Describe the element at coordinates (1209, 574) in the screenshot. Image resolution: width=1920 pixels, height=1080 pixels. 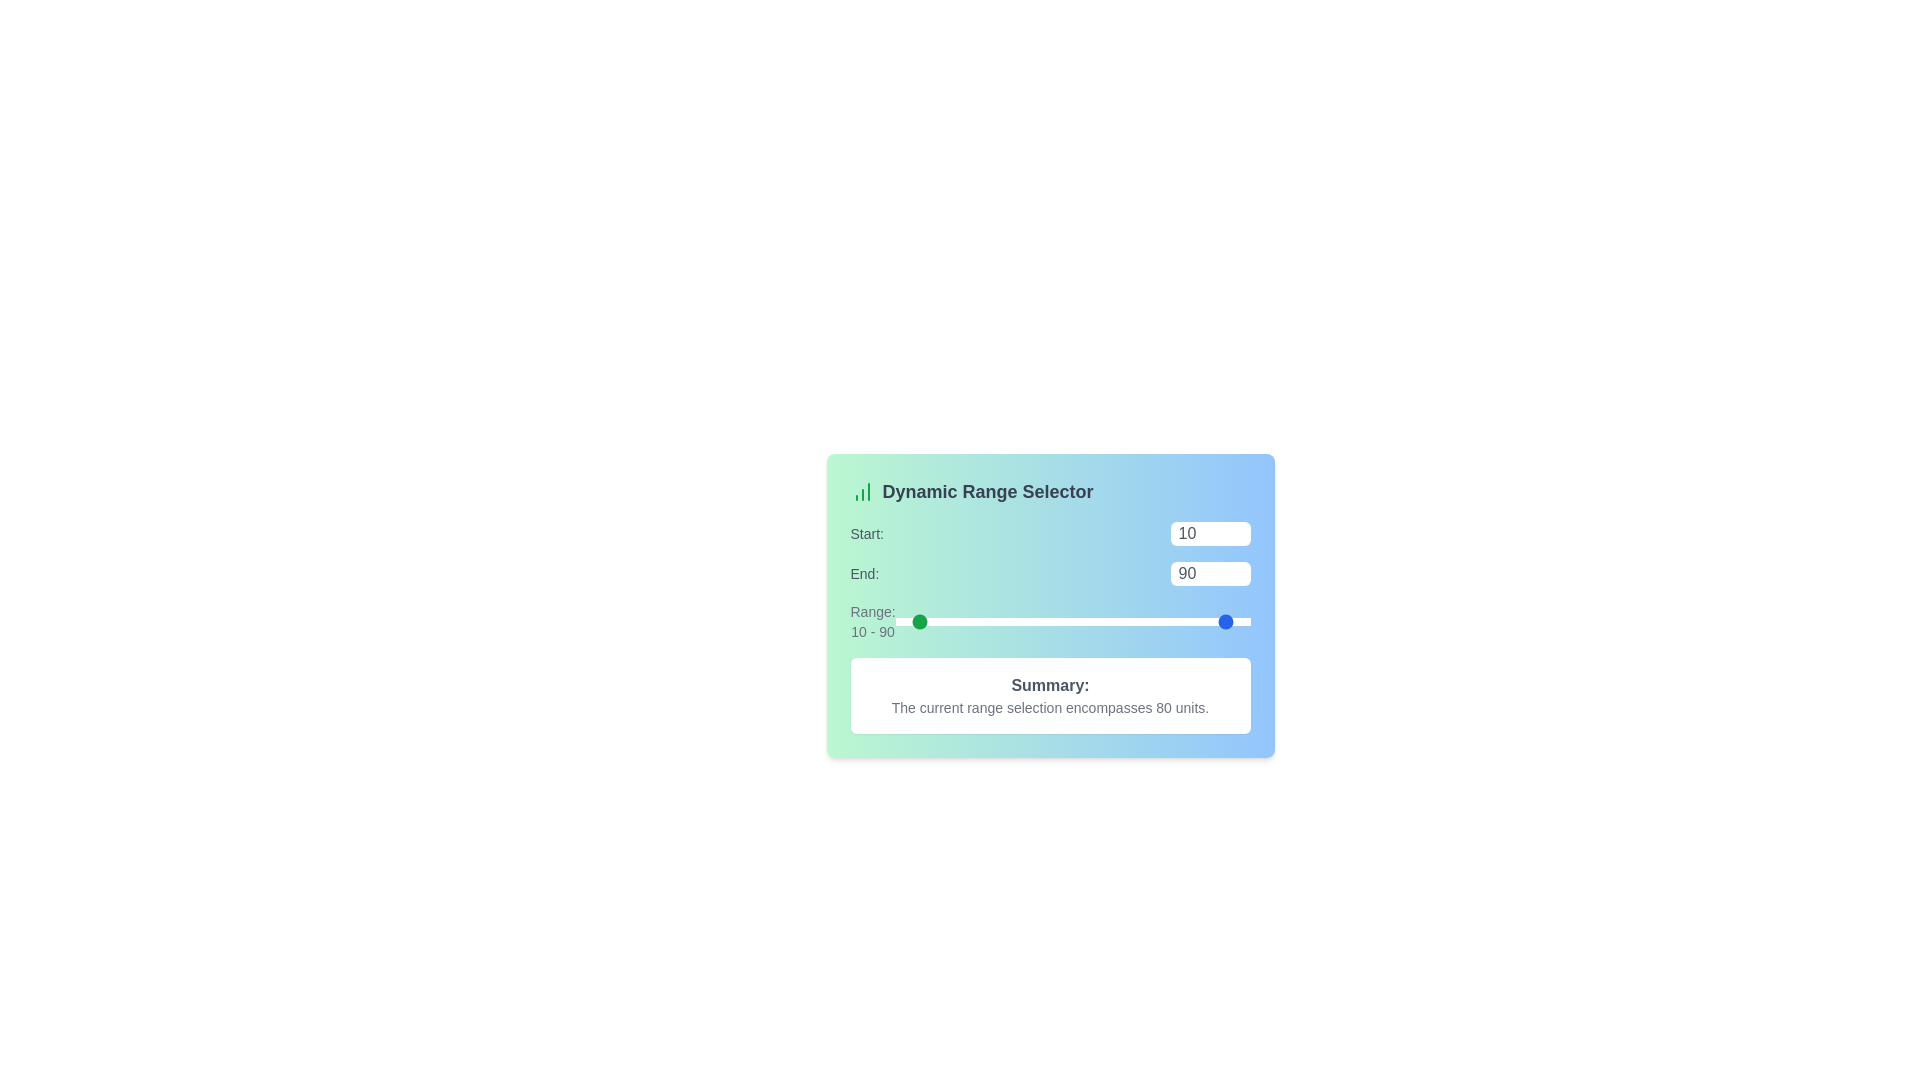
I see `the 'End' range value to 10 using the input box` at that location.